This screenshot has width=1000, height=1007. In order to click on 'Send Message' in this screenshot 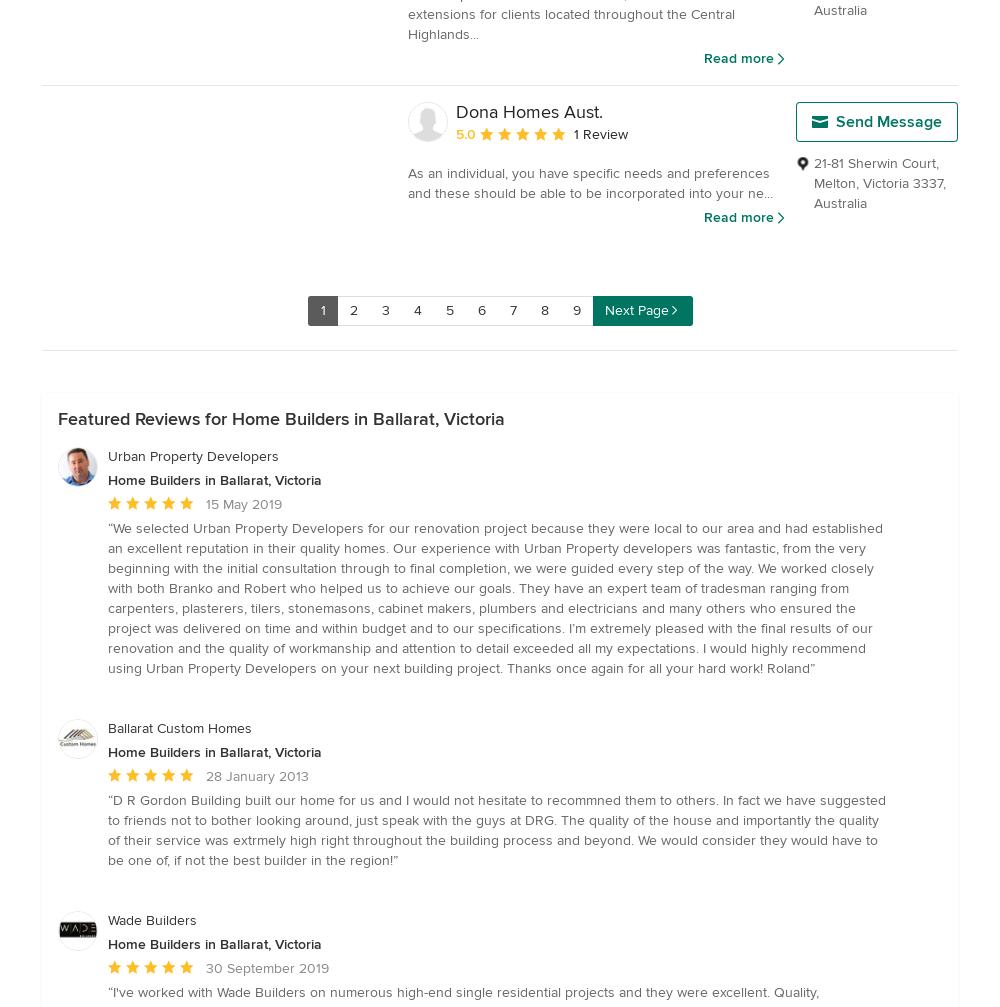, I will do `click(835, 122)`.